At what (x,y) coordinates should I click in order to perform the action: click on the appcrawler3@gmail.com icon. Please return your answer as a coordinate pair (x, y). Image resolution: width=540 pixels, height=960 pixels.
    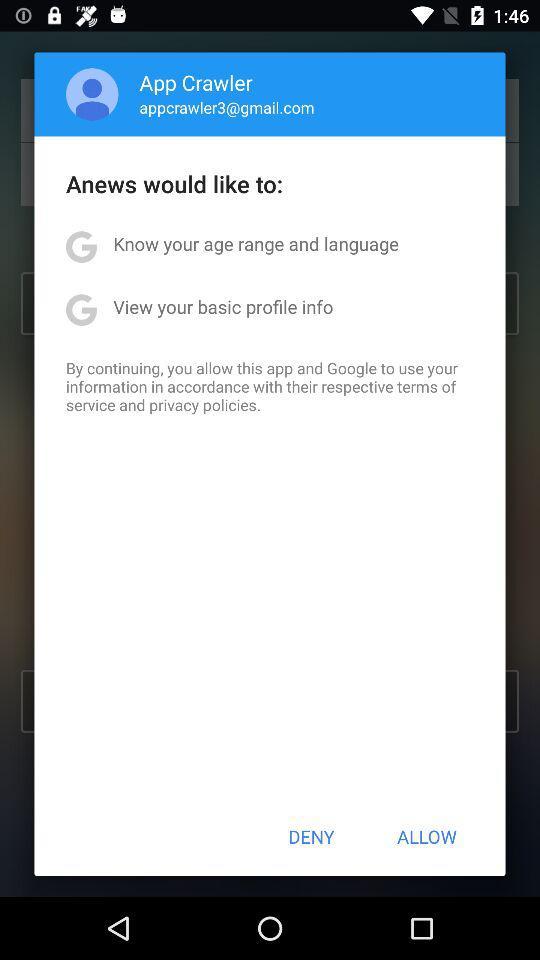
    Looking at the image, I should click on (226, 107).